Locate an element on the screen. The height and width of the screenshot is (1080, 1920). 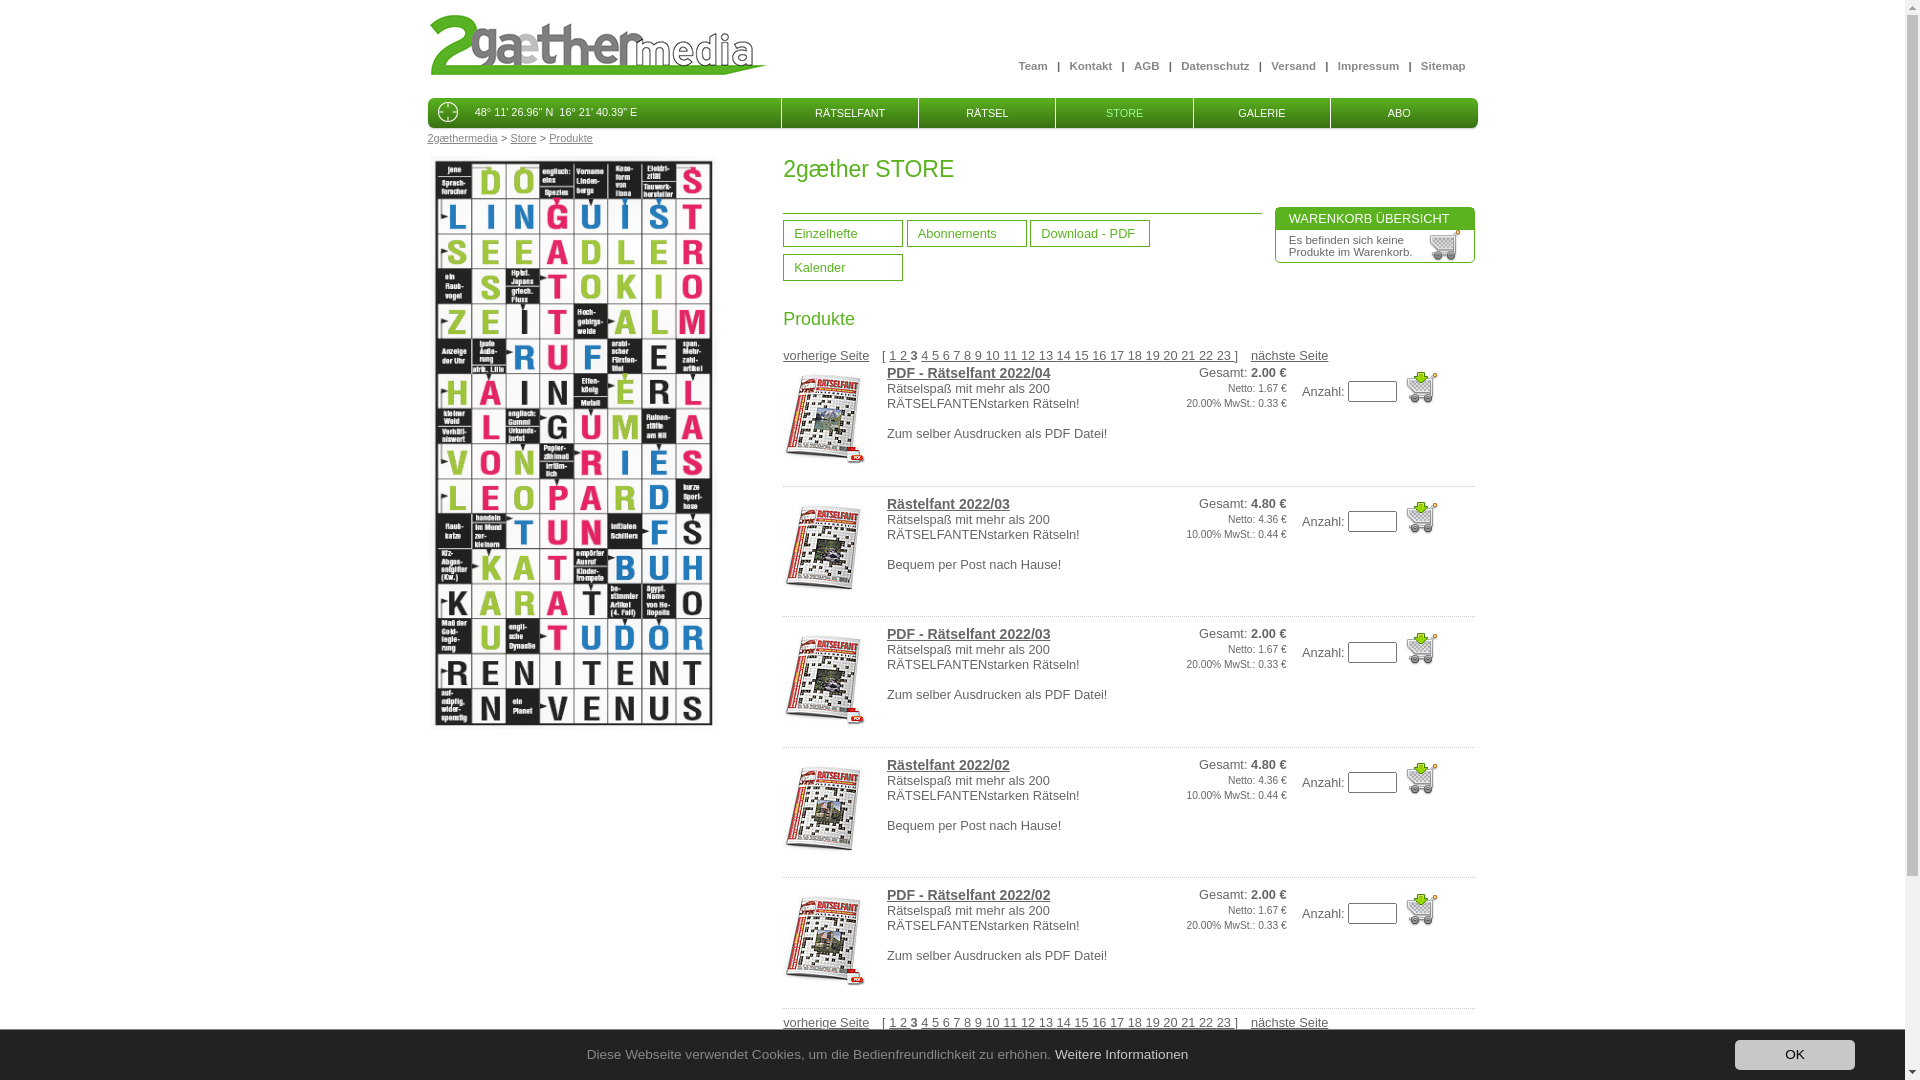
'vorherige Seite' is located at coordinates (825, 1022).